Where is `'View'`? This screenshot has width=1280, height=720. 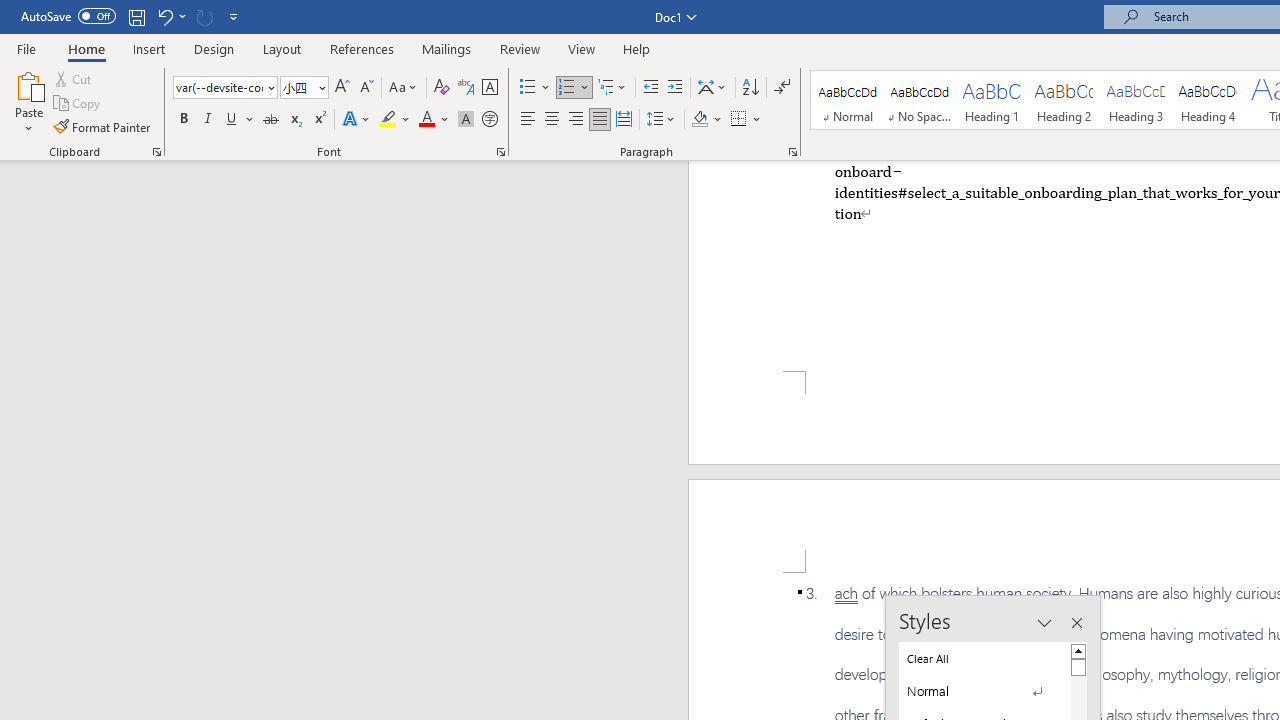
'View' is located at coordinates (581, 48).